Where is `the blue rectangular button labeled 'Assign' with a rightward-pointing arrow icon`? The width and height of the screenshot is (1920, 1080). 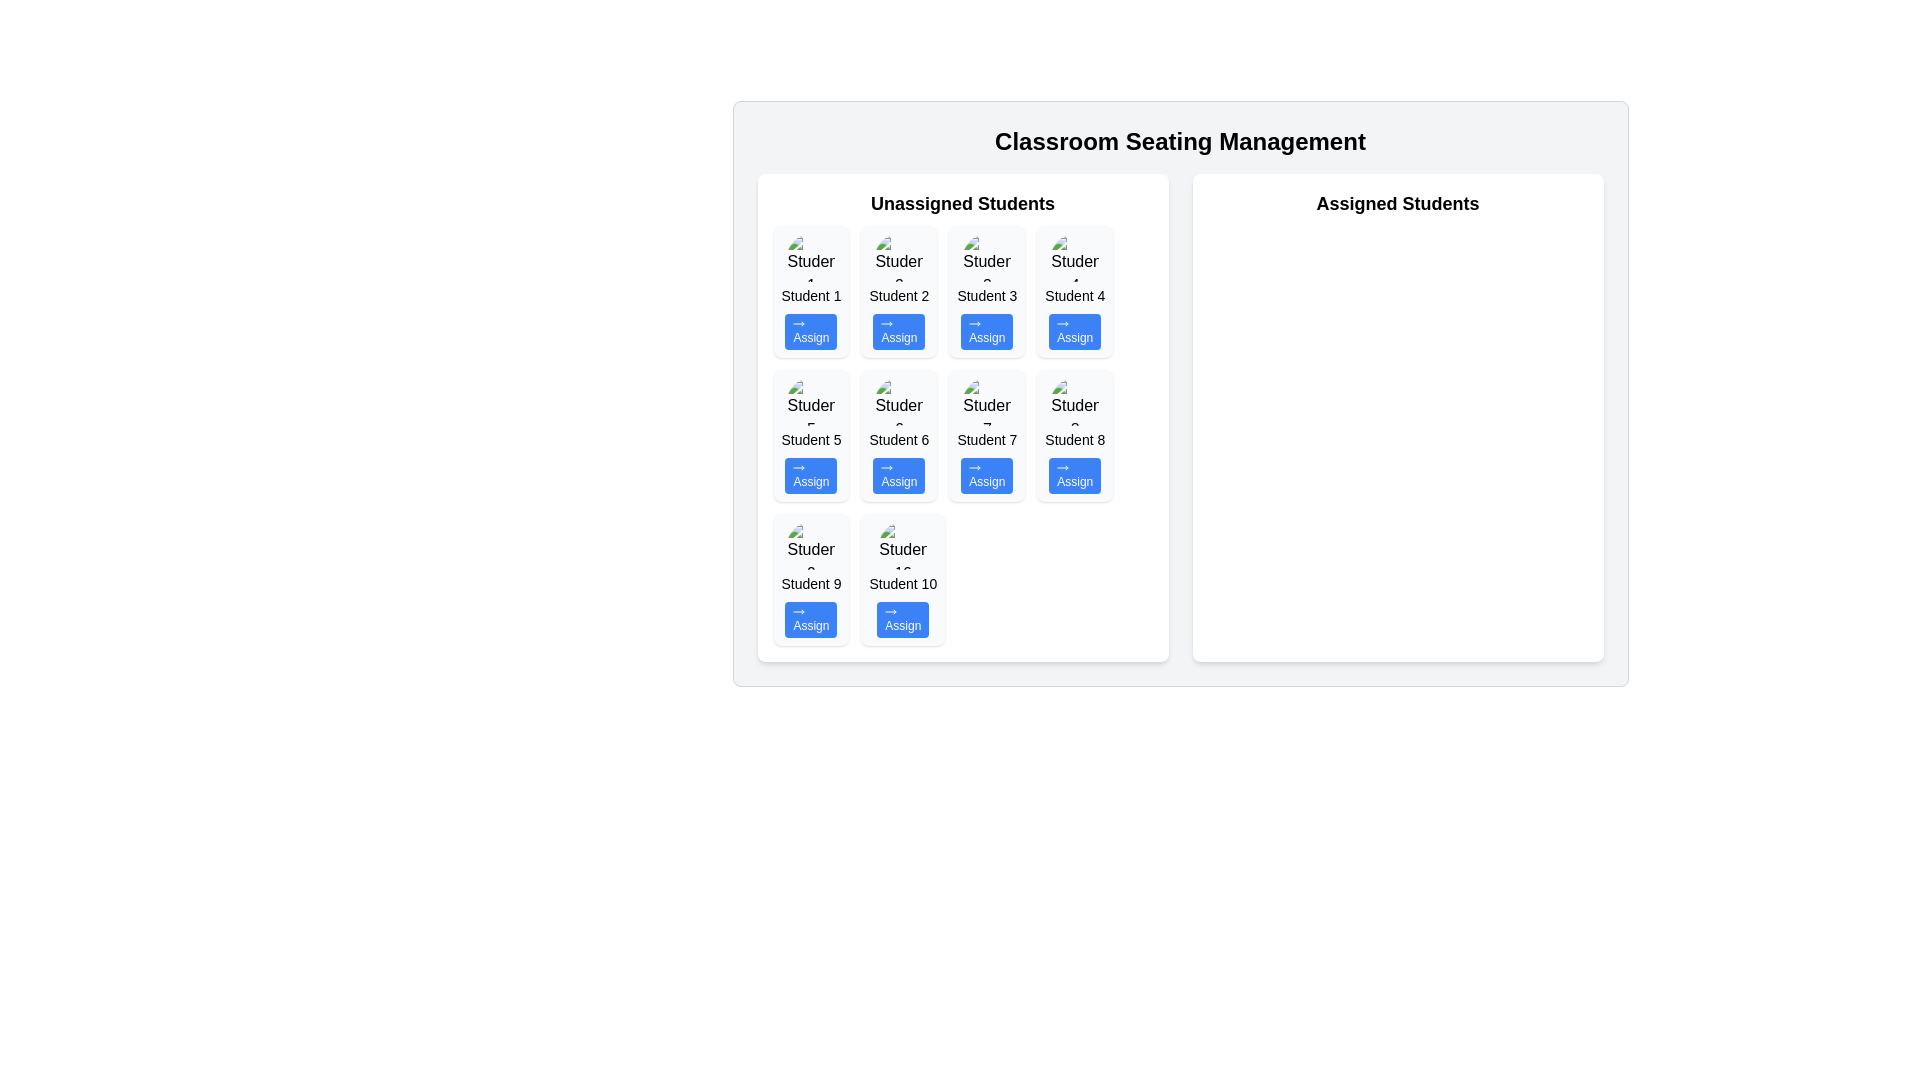 the blue rectangular button labeled 'Assign' with a rightward-pointing arrow icon is located at coordinates (902, 619).